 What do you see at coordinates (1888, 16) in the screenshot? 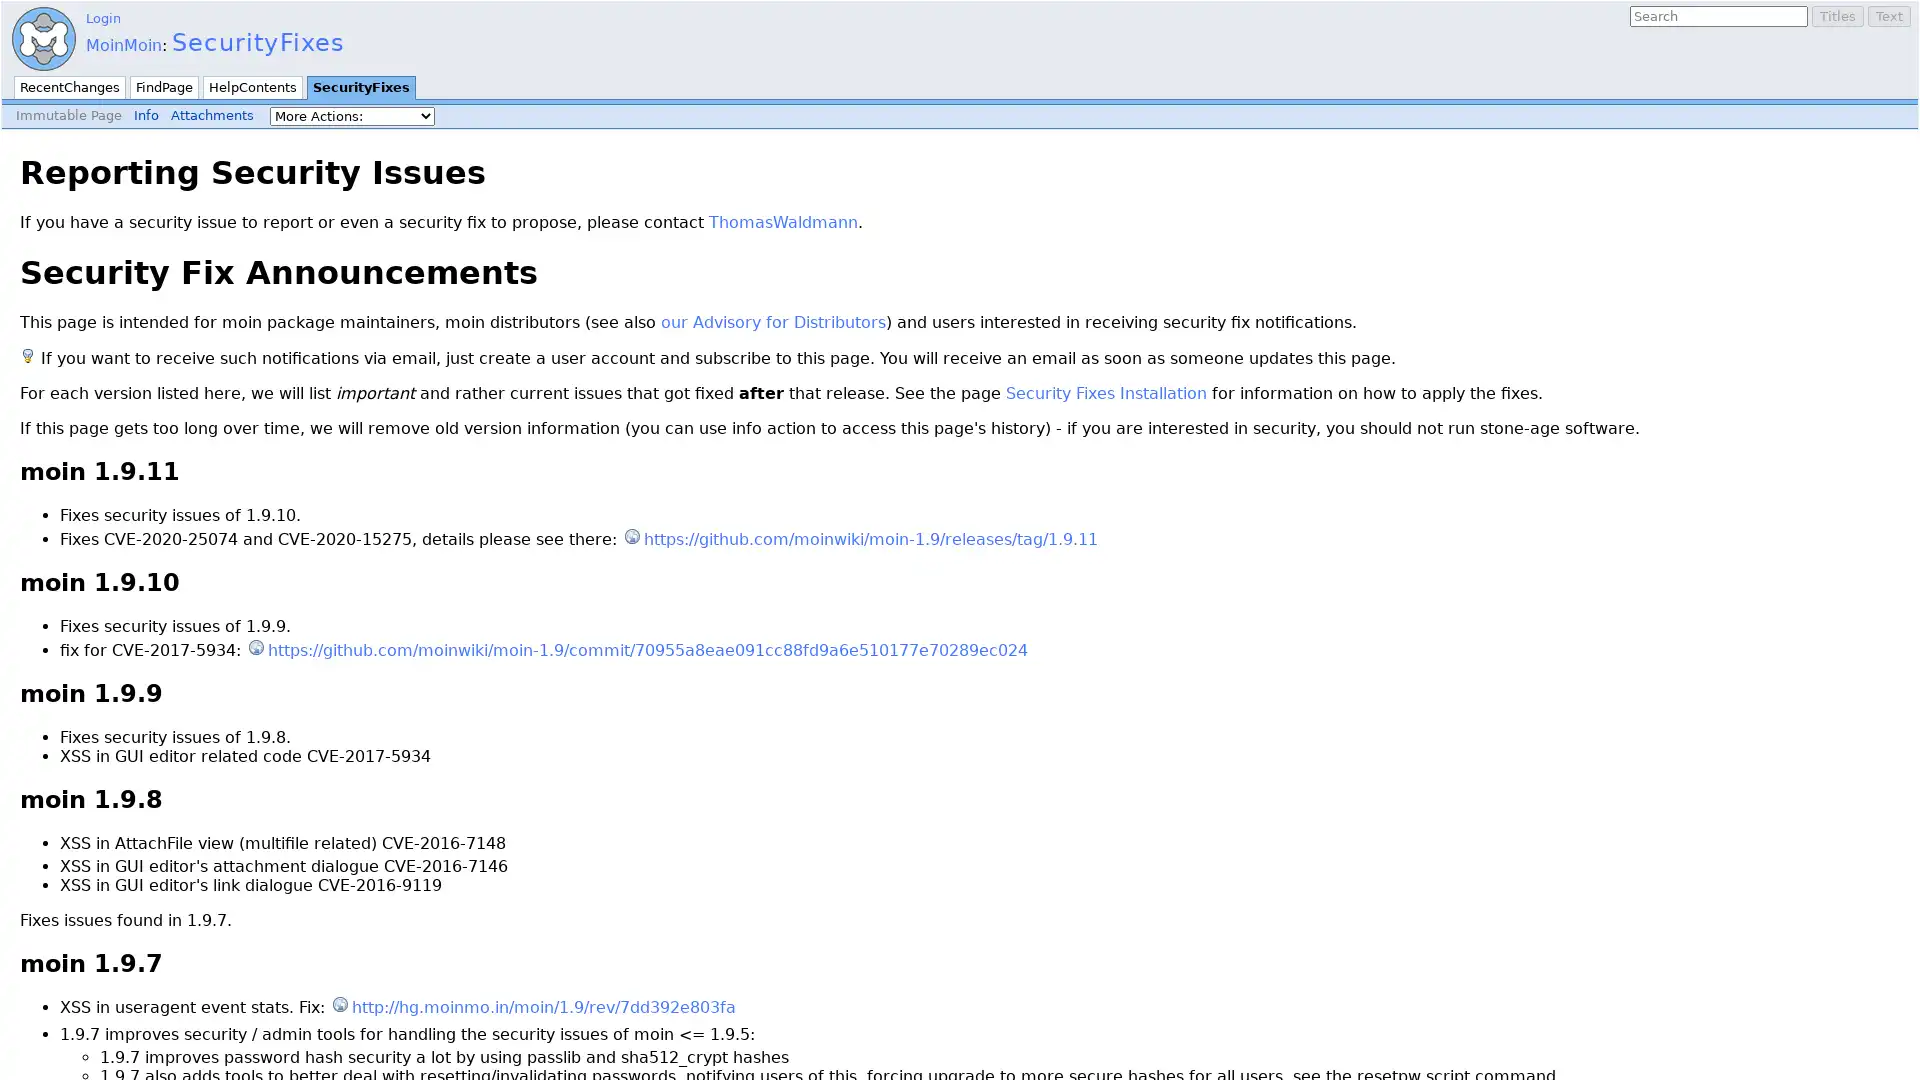
I see `Text` at bounding box center [1888, 16].